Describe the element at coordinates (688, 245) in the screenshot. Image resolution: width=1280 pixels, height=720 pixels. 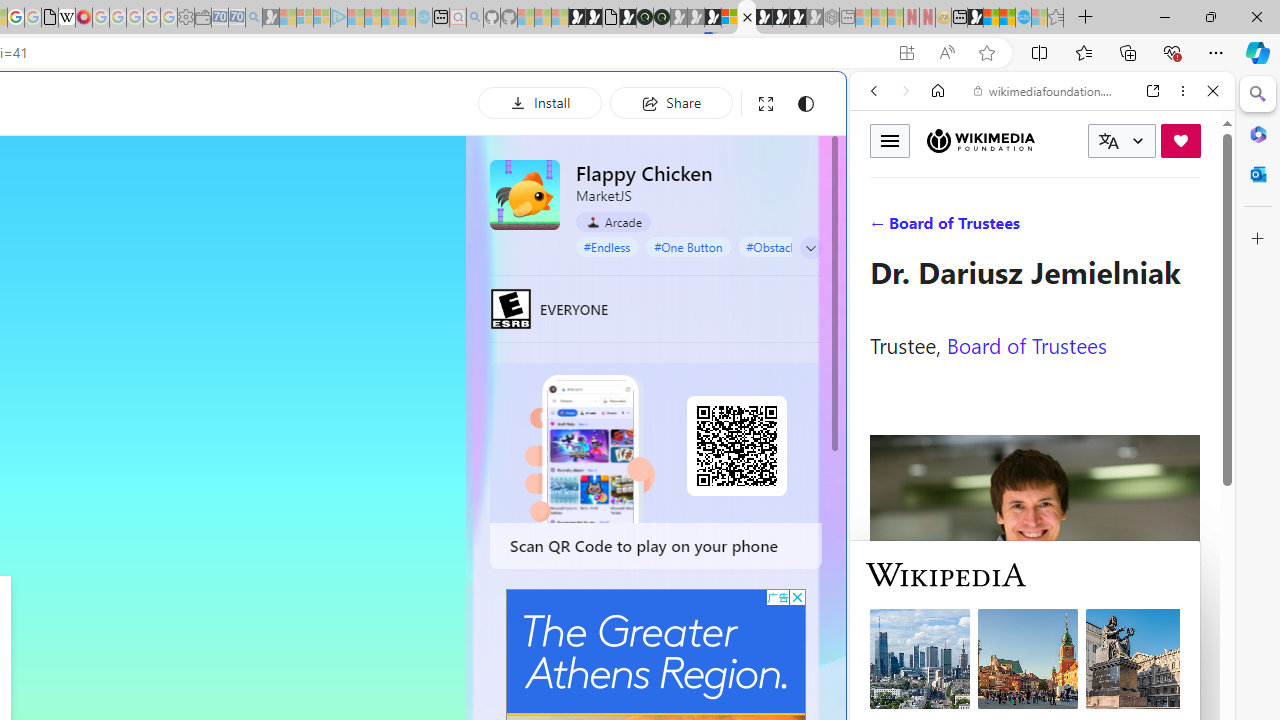
I see `'#One Button'` at that location.